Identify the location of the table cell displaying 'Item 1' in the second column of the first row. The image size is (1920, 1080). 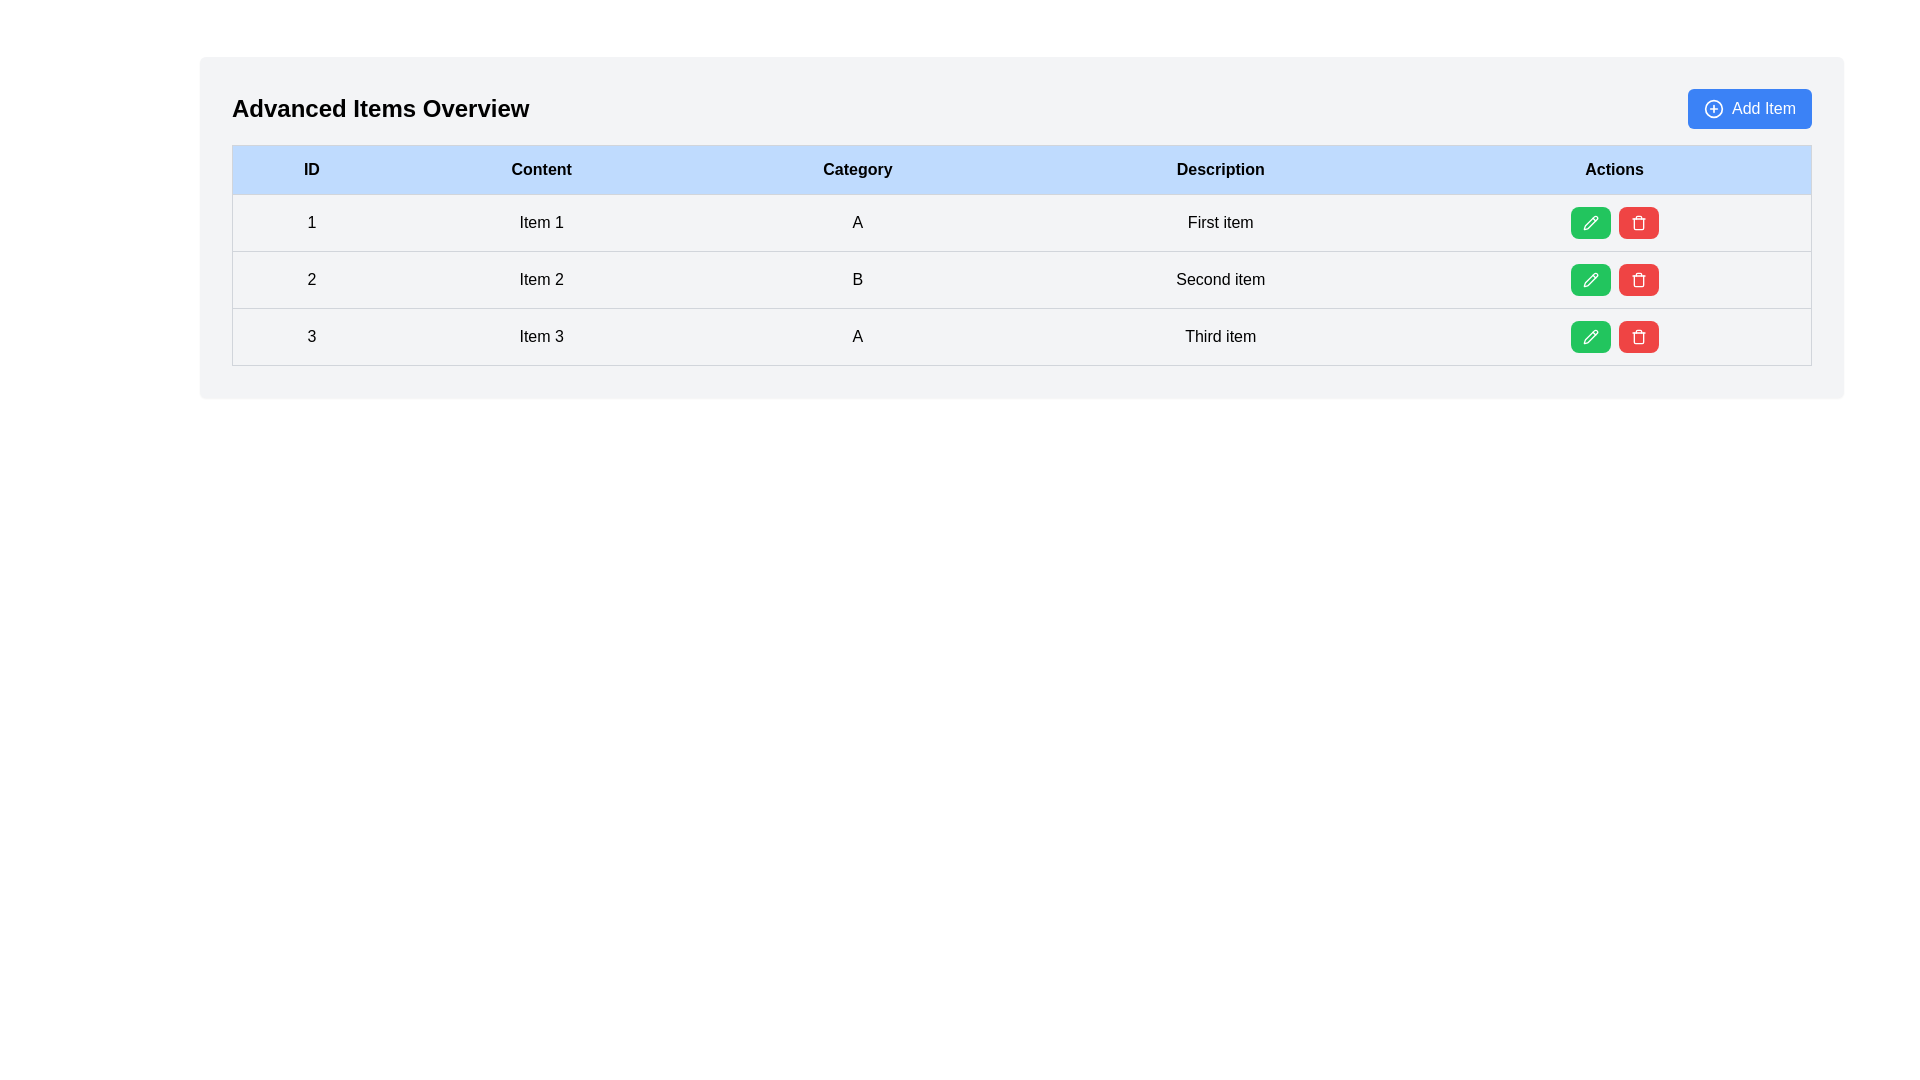
(541, 223).